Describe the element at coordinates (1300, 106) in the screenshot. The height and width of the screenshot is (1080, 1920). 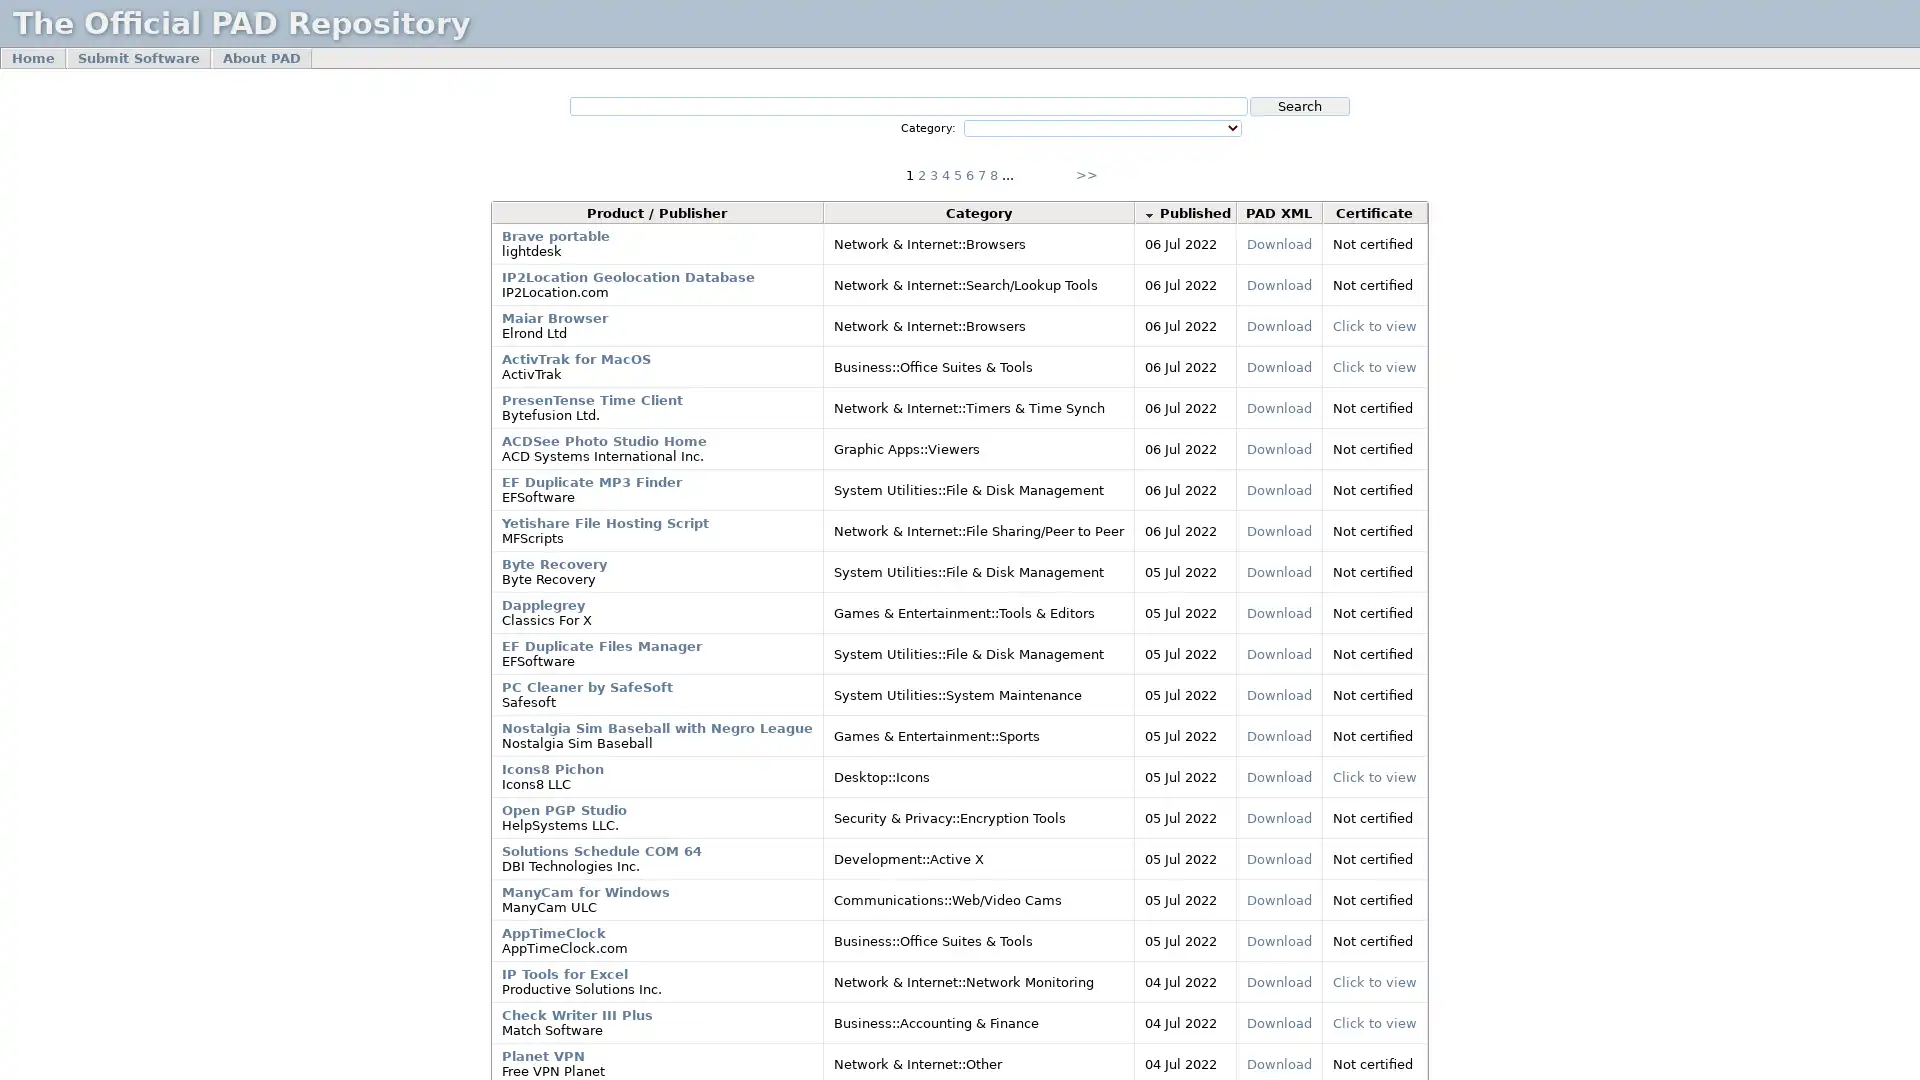
I see `Search` at that location.